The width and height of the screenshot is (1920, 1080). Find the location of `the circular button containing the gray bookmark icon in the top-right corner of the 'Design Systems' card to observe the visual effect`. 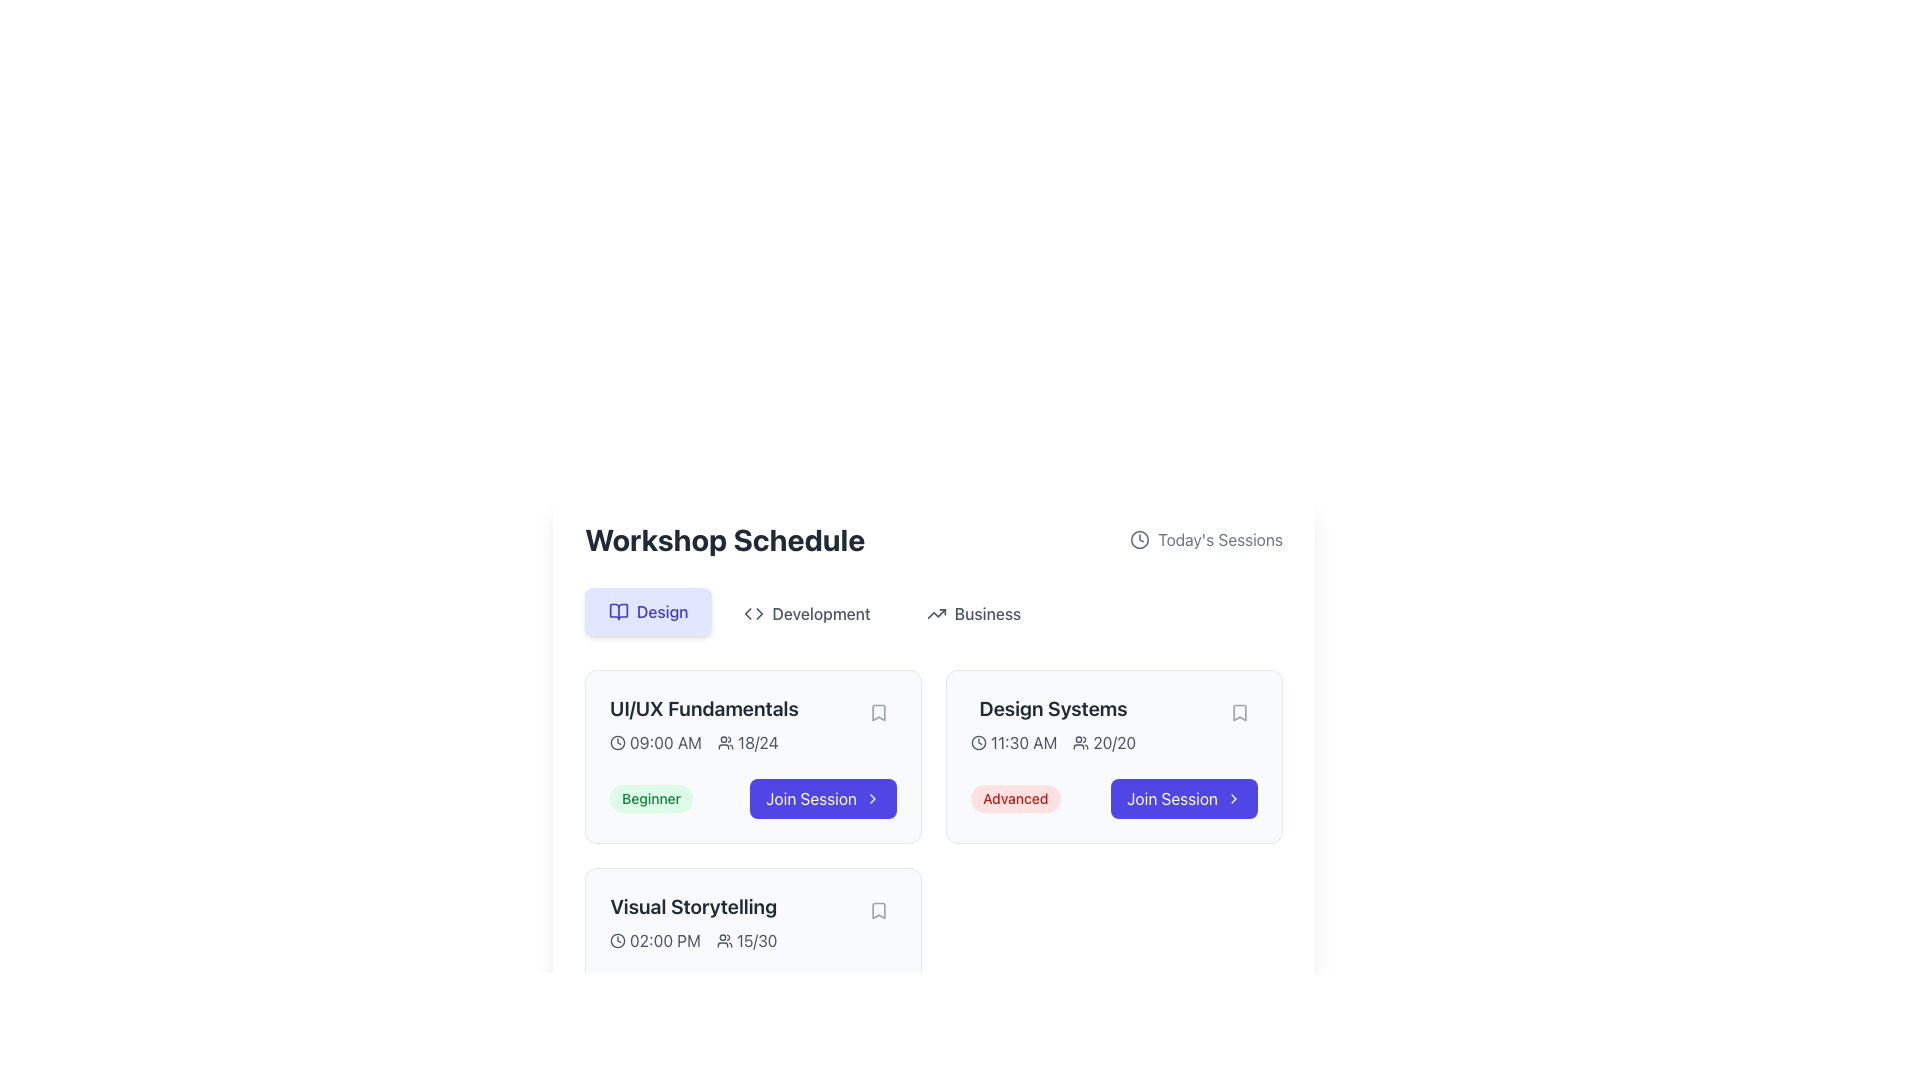

the circular button containing the gray bookmark icon in the top-right corner of the 'Design Systems' card to observe the visual effect is located at coordinates (1238, 712).